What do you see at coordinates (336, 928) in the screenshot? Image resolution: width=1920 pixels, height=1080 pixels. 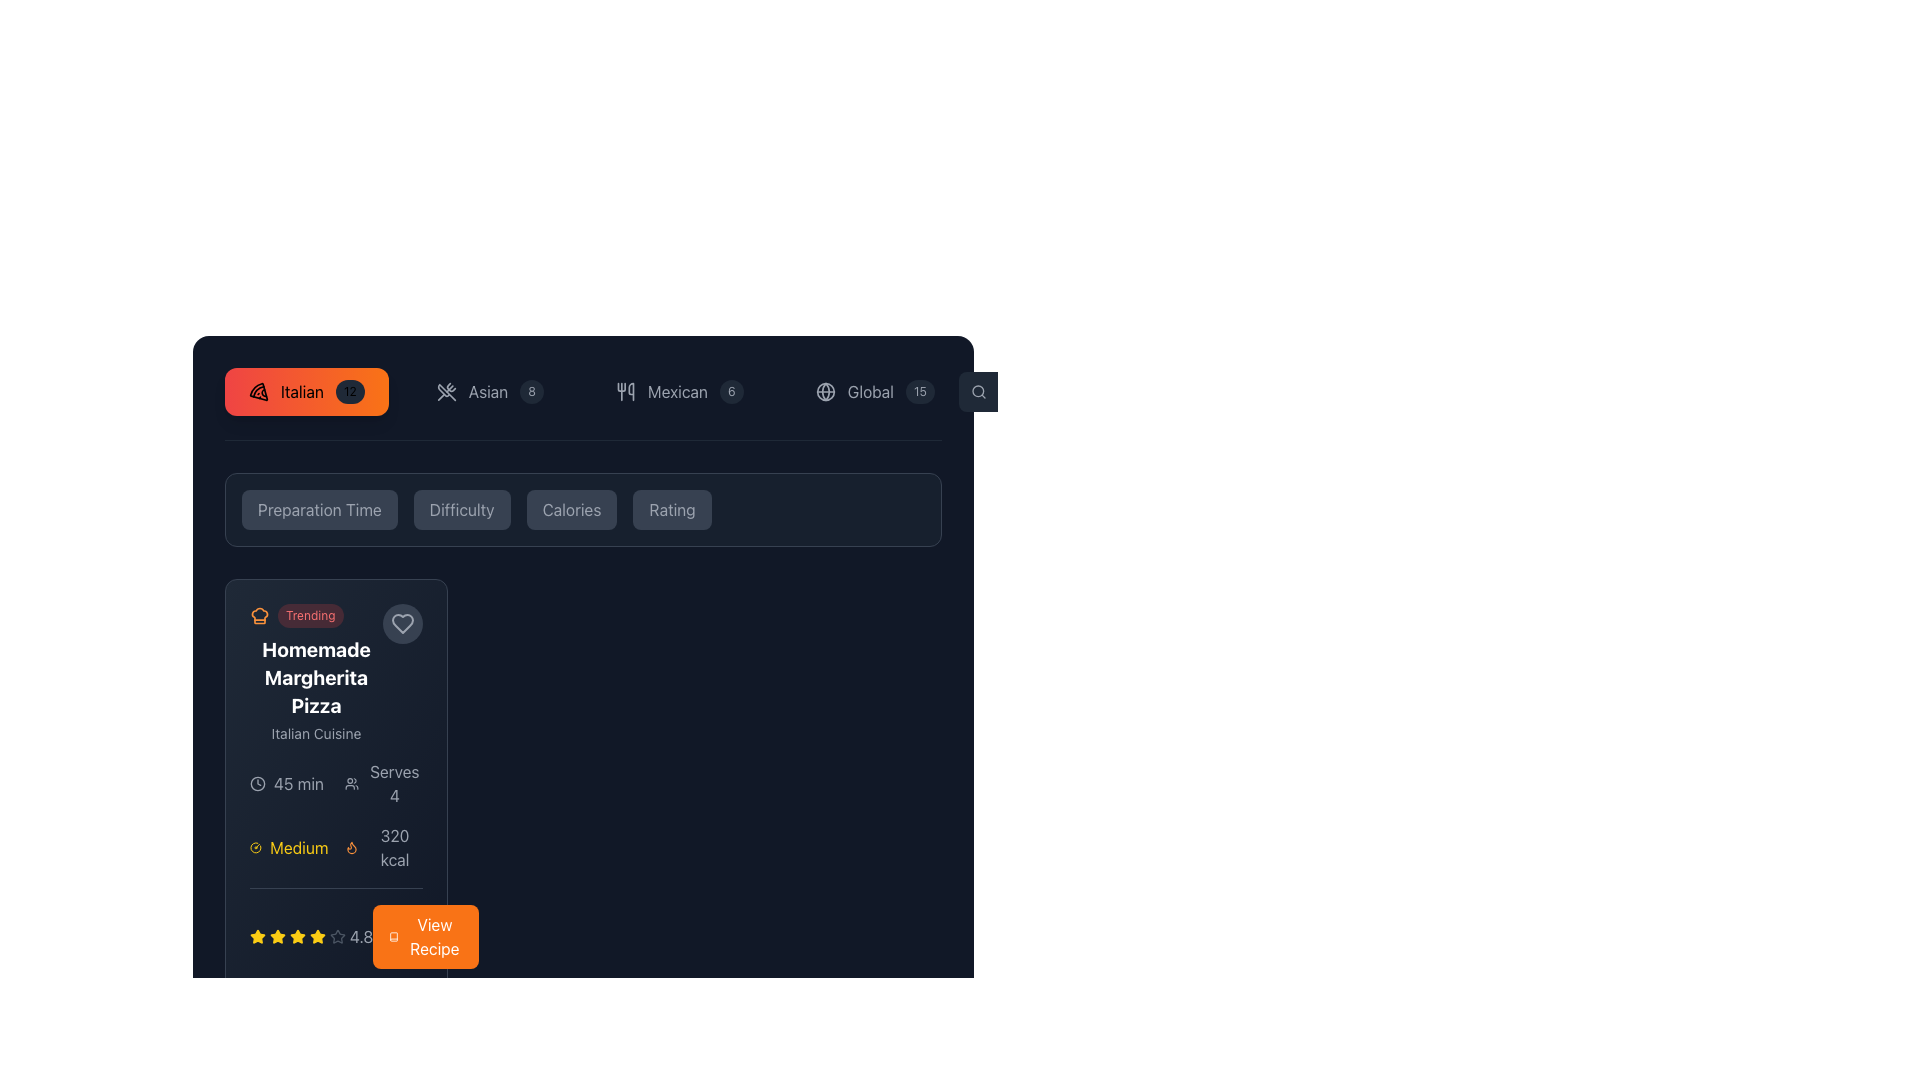 I see `fourth rating star icon in the middle-lower section of the recipe details card, which represents a fractional rating in the rating system` at bounding box center [336, 928].